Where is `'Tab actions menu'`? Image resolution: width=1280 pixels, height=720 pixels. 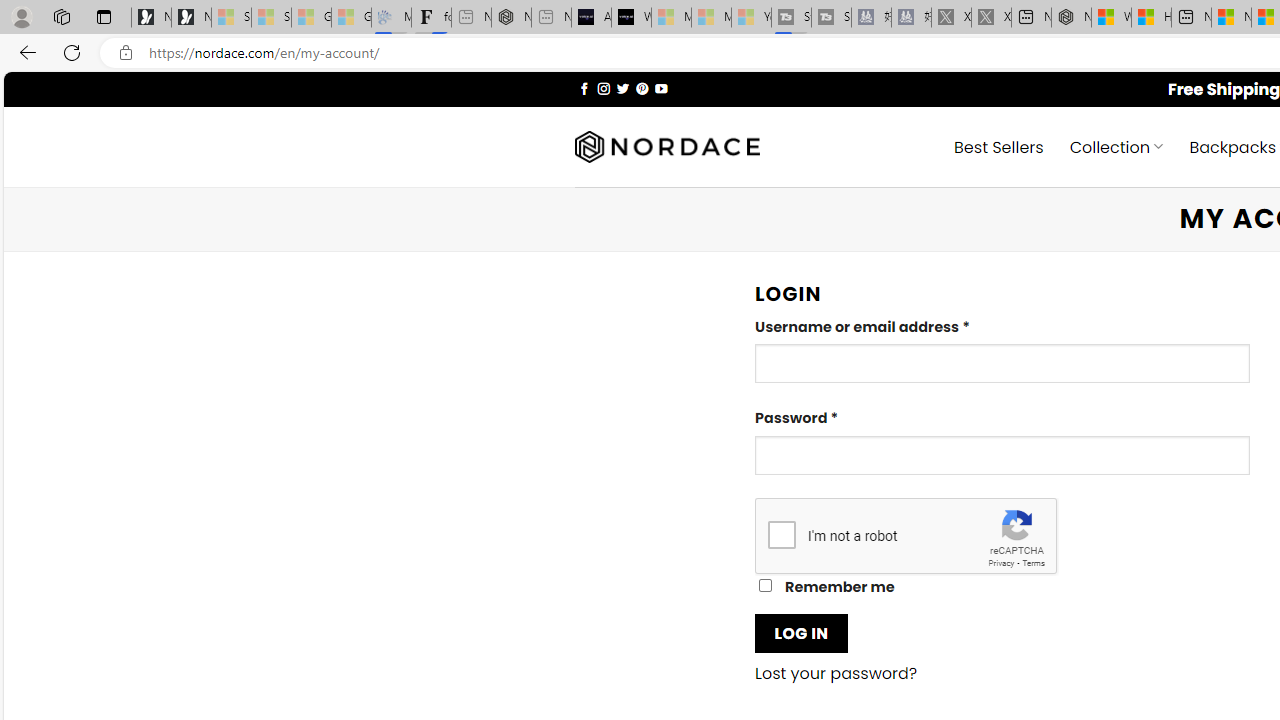 'Tab actions menu' is located at coordinates (103, 16).